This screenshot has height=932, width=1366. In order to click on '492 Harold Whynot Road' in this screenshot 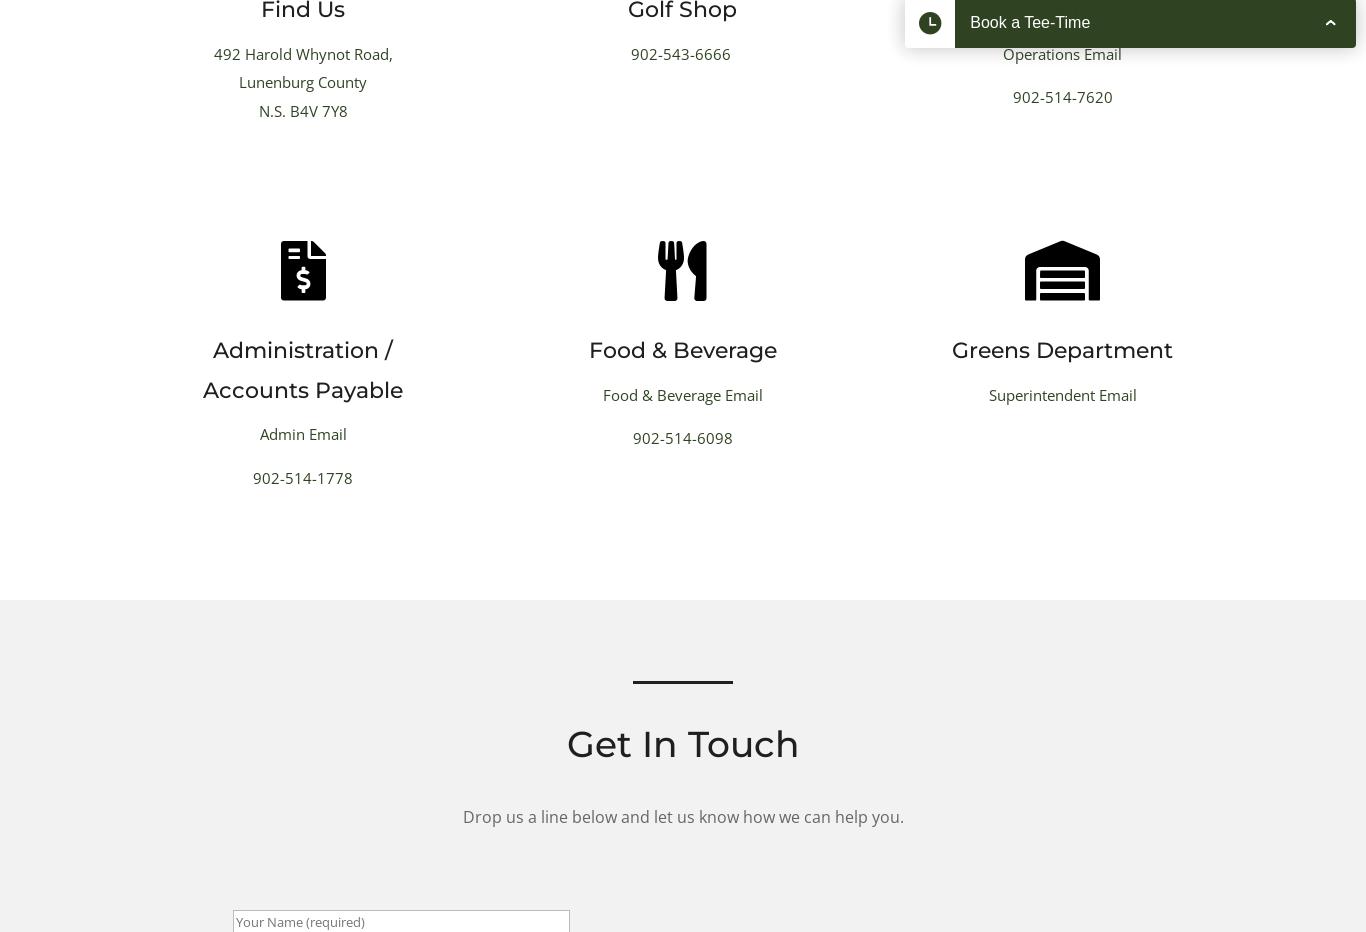, I will do `click(300, 52)`.